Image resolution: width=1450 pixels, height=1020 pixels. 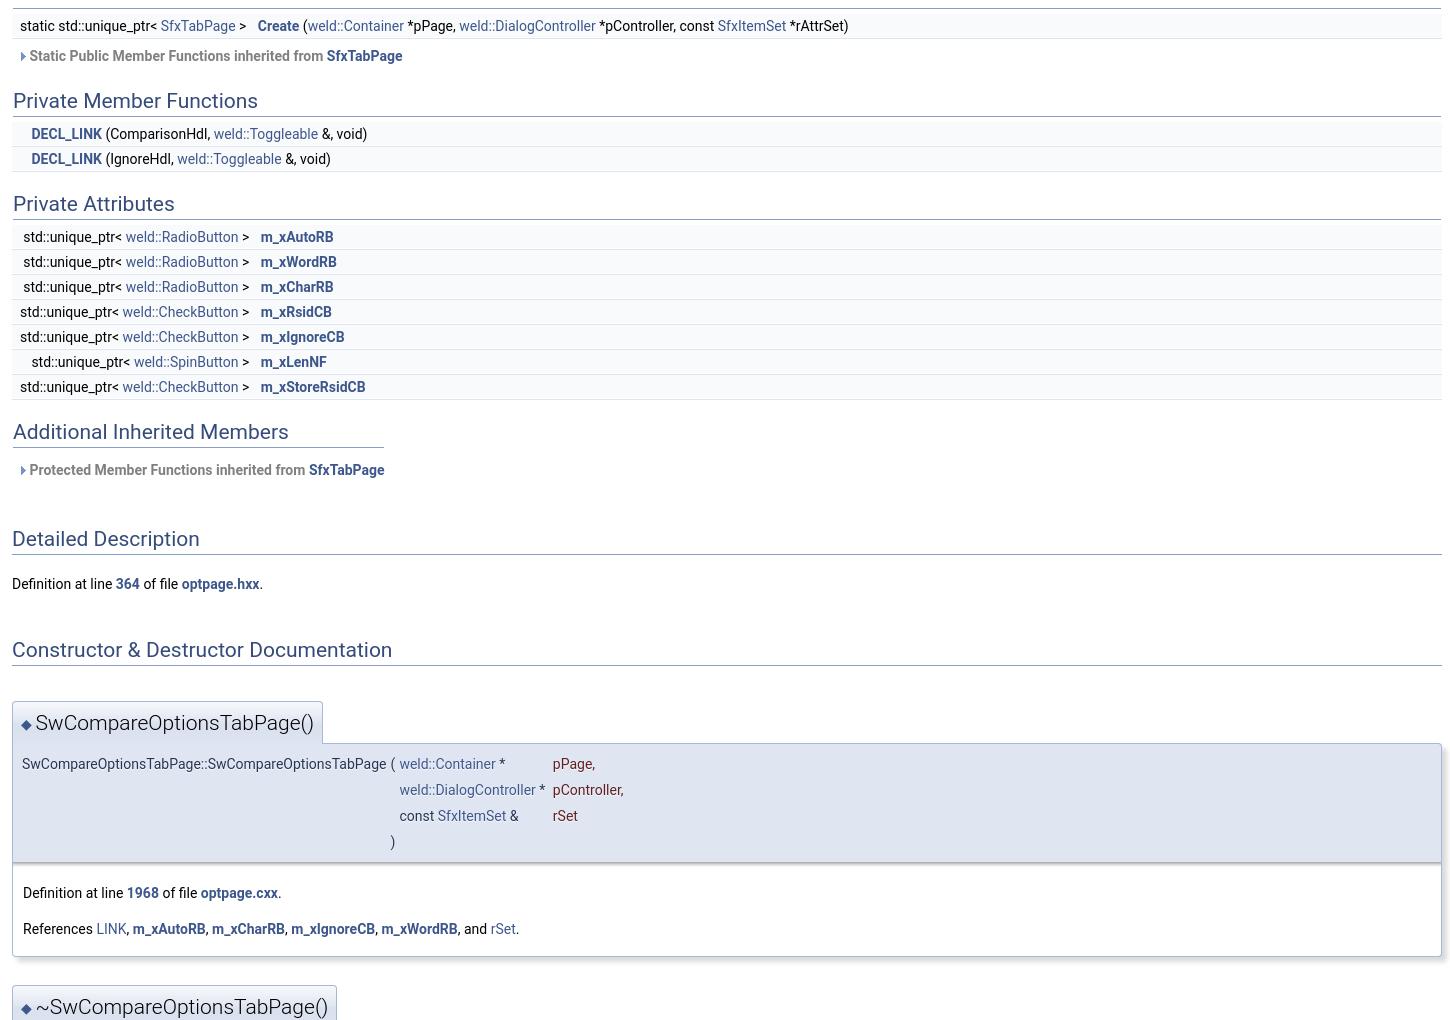 I want to click on 'Private Attributes', so click(x=13, y=203).